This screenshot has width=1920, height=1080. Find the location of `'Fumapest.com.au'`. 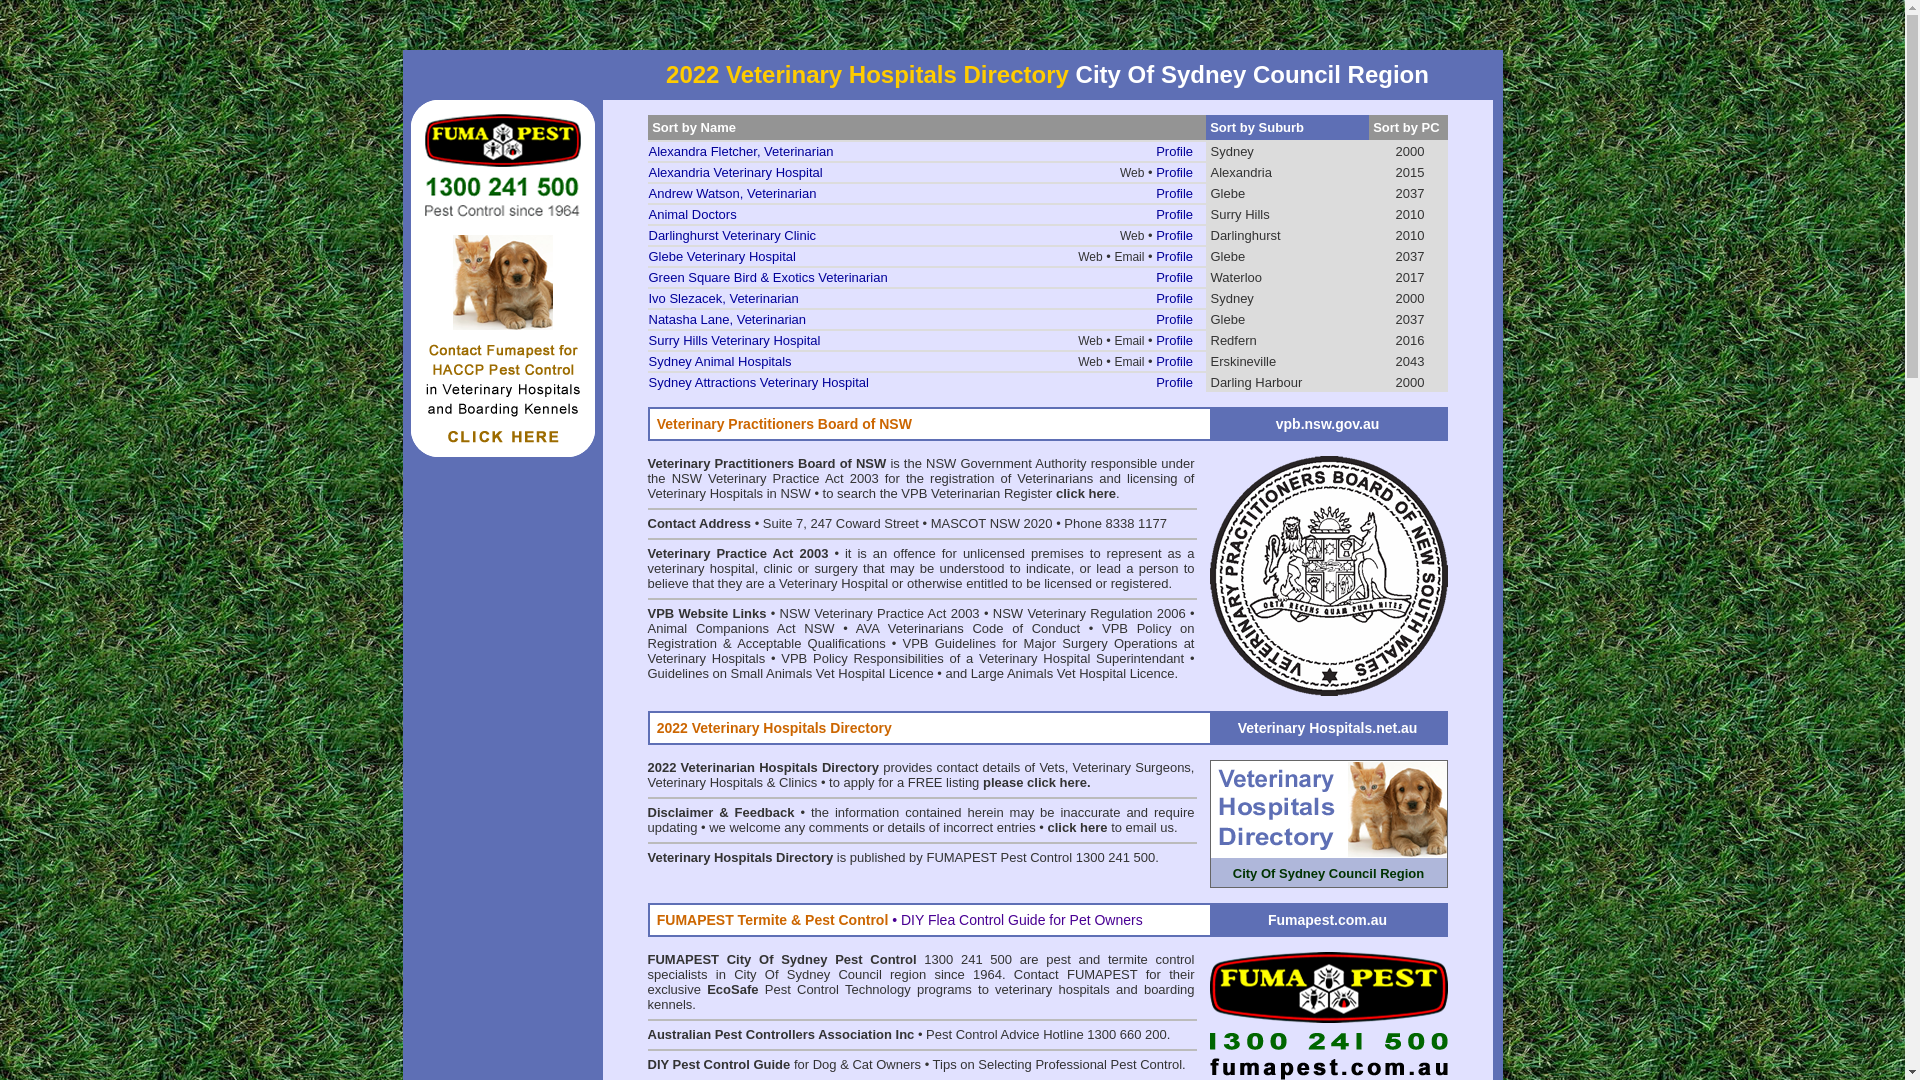

'Fumapest.com.au' is located at coordinates (1327, 920).